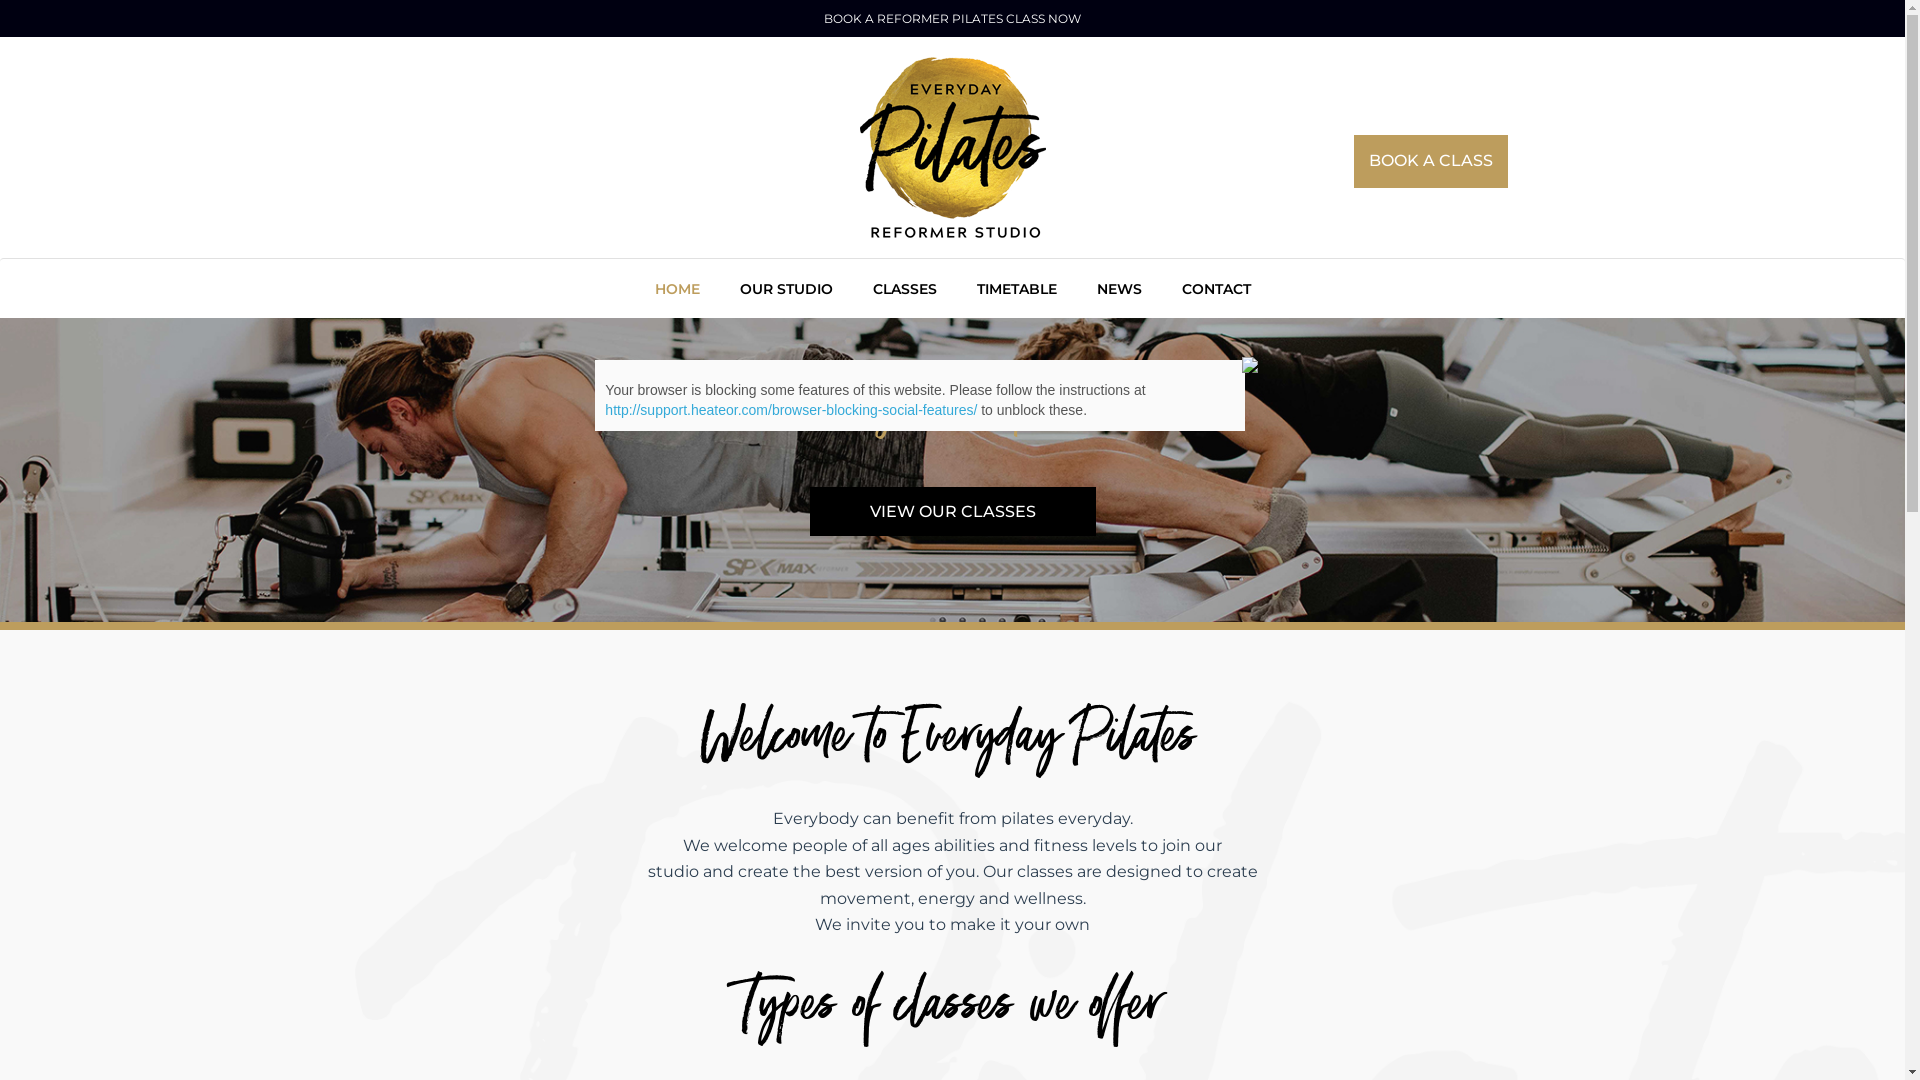 This screenshot has width=1920, height=1080. What do you see at coordinates (952, 510) in the screenshot?
I see `'VIEW OUR CLASSES'` at bounding box center [952, 510].